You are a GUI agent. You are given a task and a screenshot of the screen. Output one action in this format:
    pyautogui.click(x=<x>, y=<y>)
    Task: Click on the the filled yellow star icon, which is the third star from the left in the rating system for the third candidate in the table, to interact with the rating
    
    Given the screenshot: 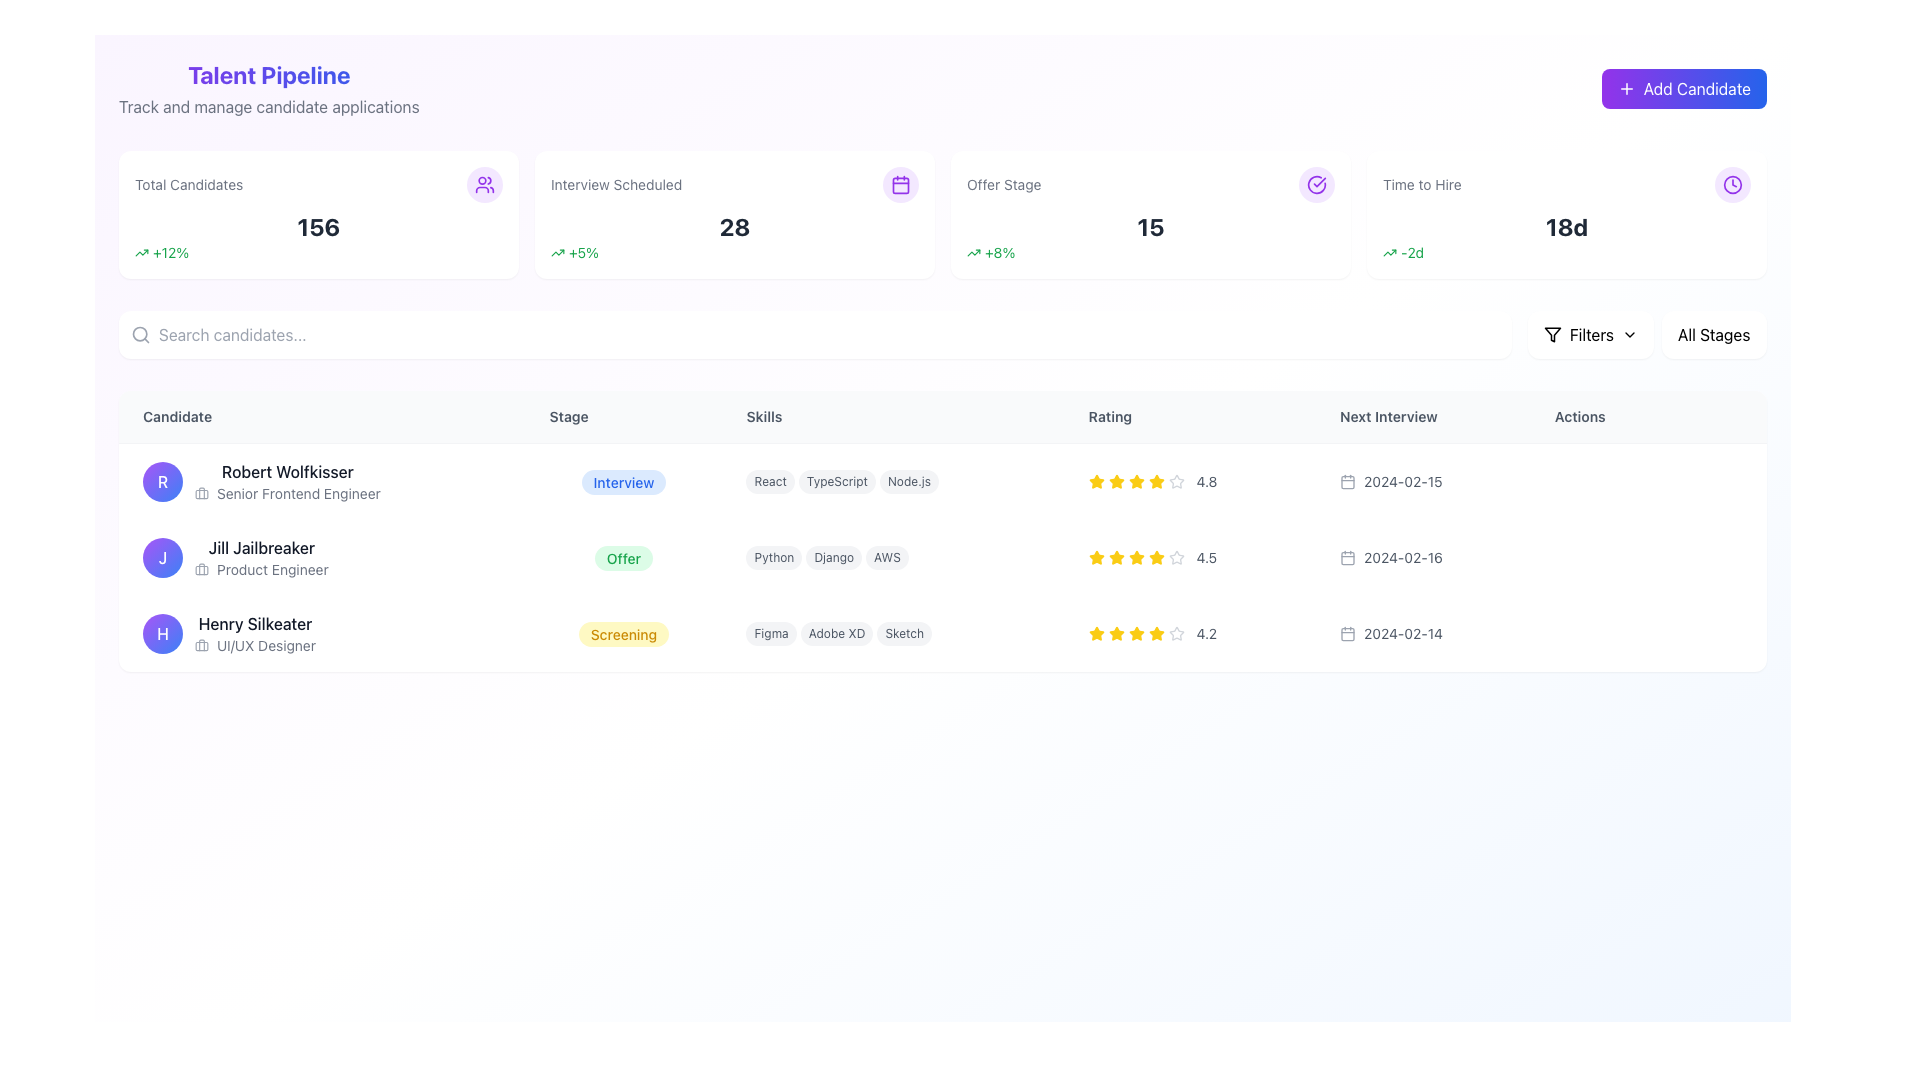 What is the action you would take?
    pyautogui.click(x=1095, y=633)
    